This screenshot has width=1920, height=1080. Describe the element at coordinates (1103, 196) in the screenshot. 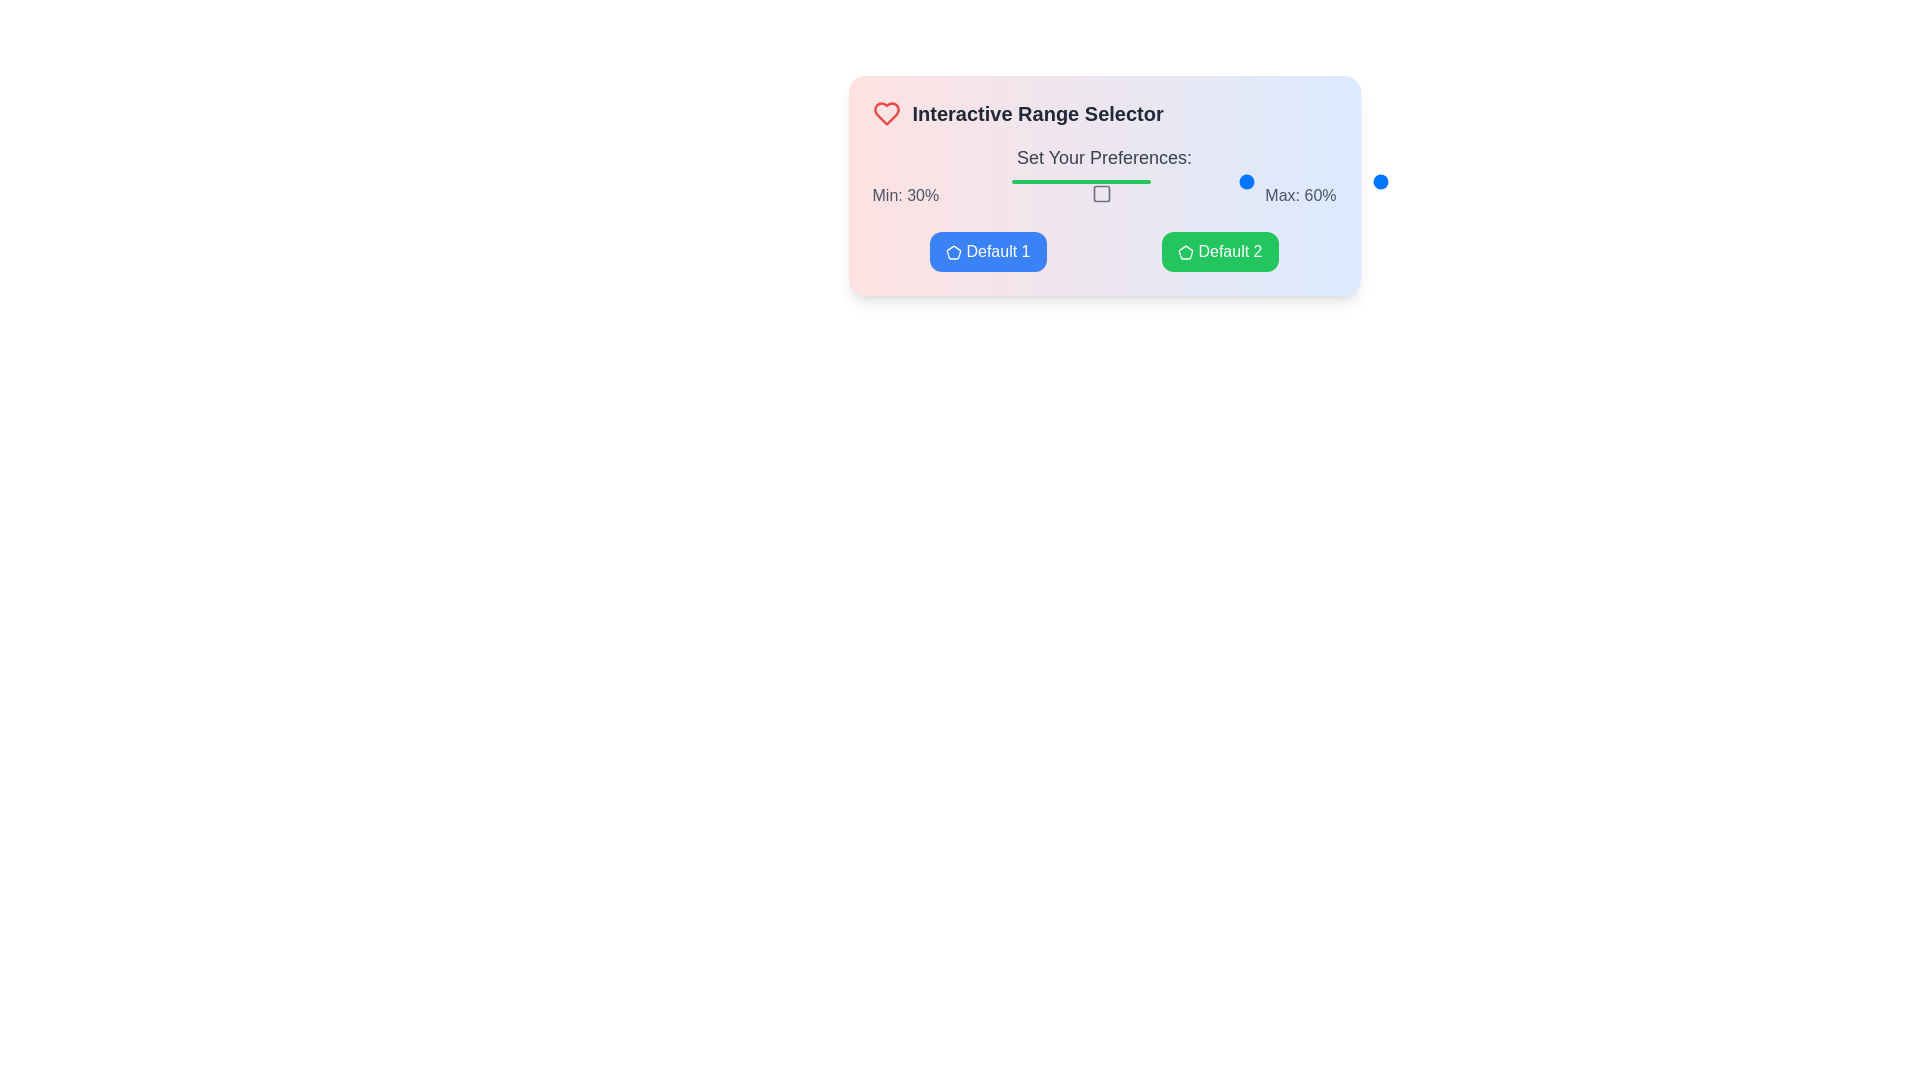

I see `the Text label displaying 'Min: 30%Max: 60%' with a graphical icon in the middle, located beneath the heading 'Set Your Preferences:'` at that location.